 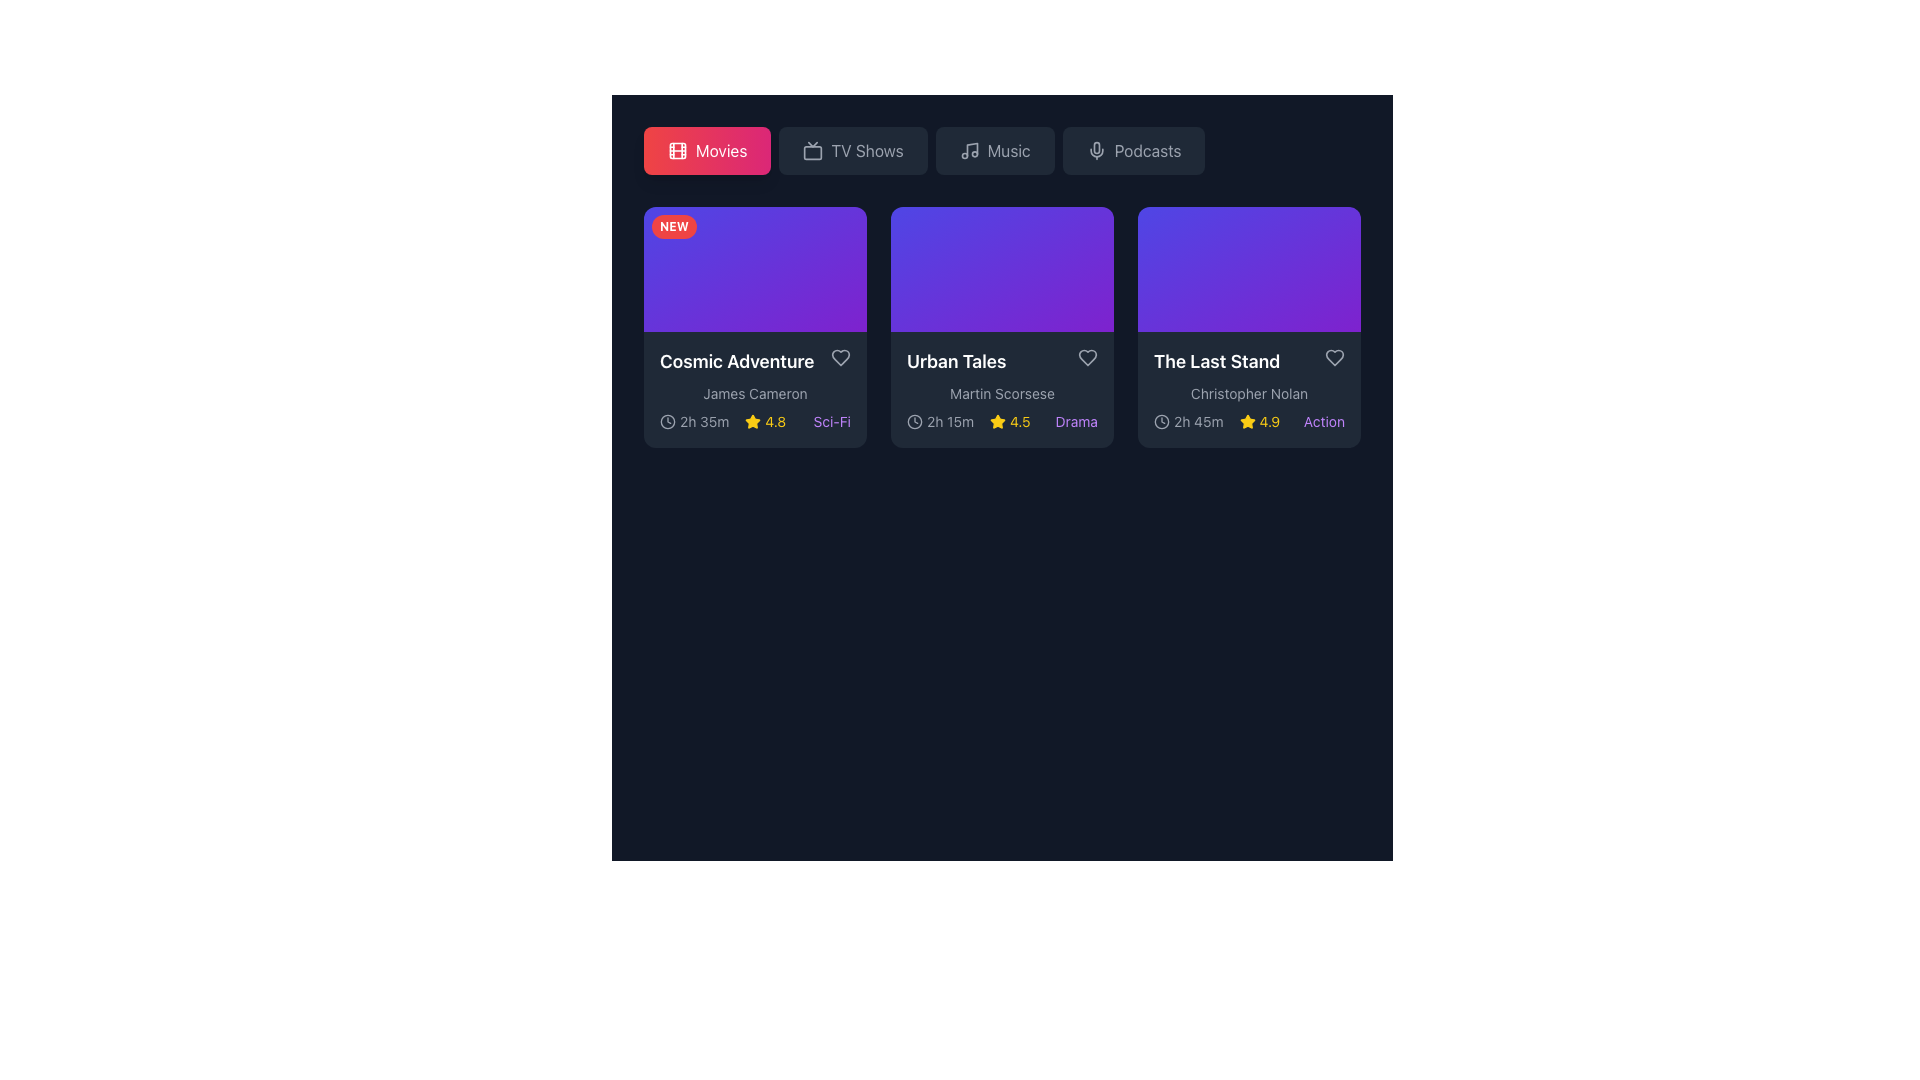 What do you see at coordinates (813, 149) in the screenshot?
I see `the 'TV Shows' button which contains a small gray TV icon` at bounding box center [813, 149].